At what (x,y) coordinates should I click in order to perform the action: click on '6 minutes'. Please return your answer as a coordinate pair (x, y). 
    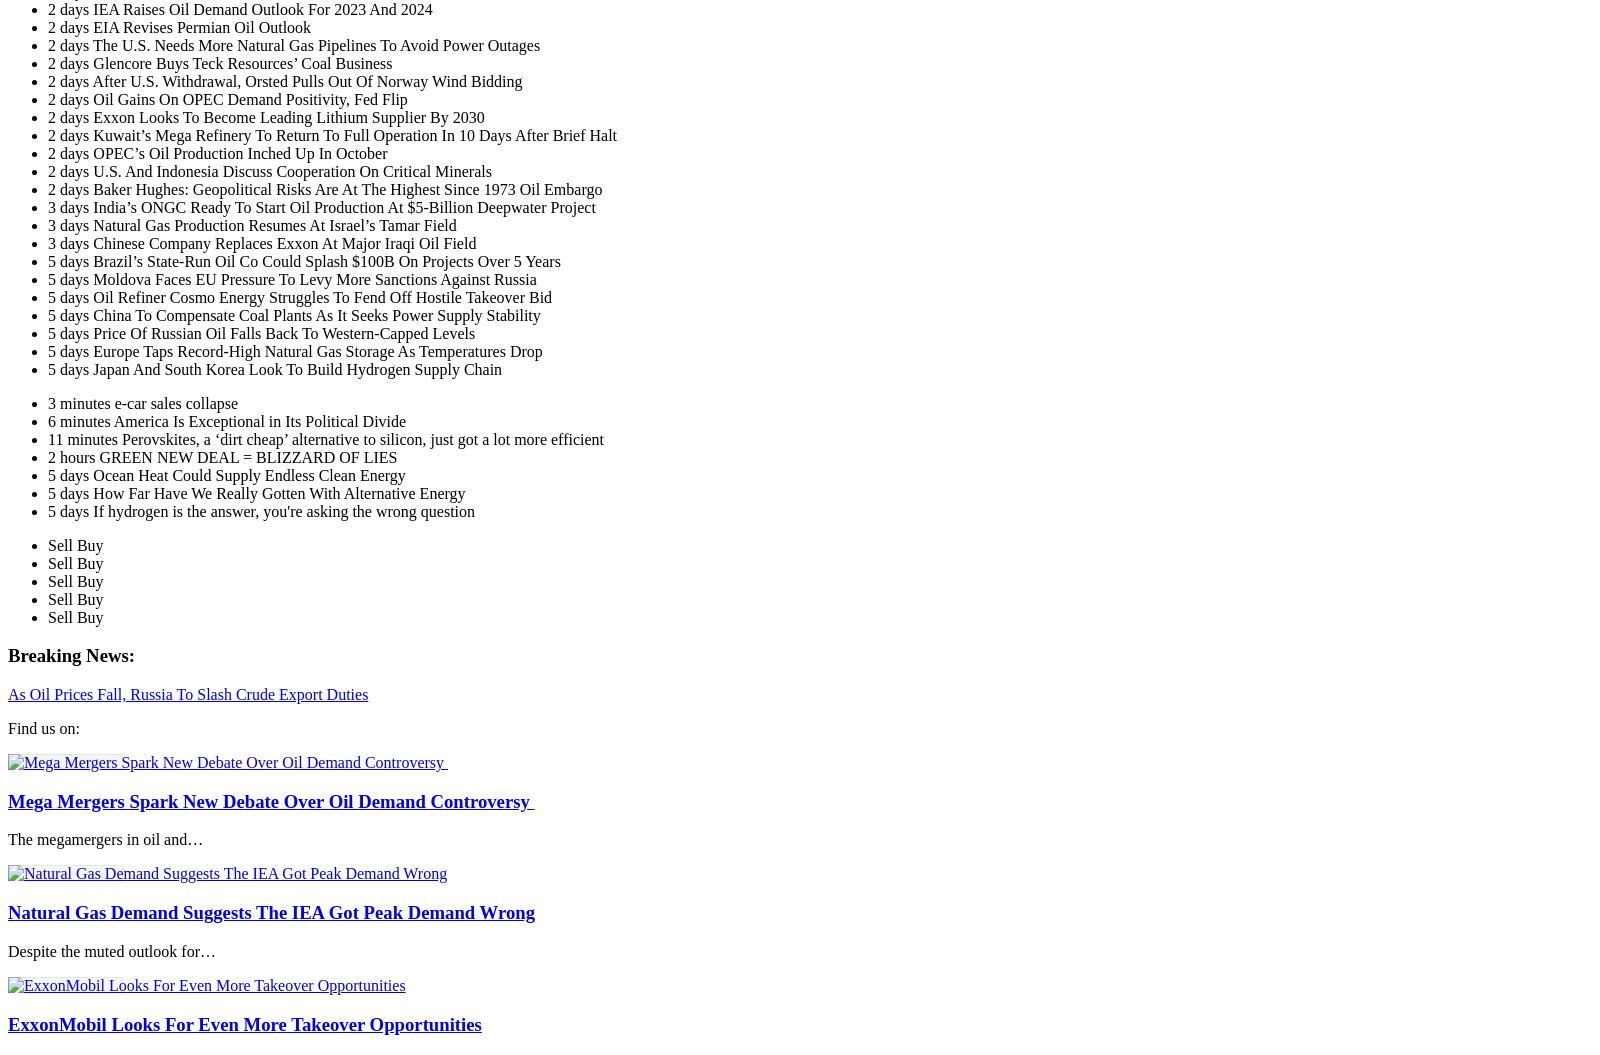
    Looking at the image, I should click on (78, 419).